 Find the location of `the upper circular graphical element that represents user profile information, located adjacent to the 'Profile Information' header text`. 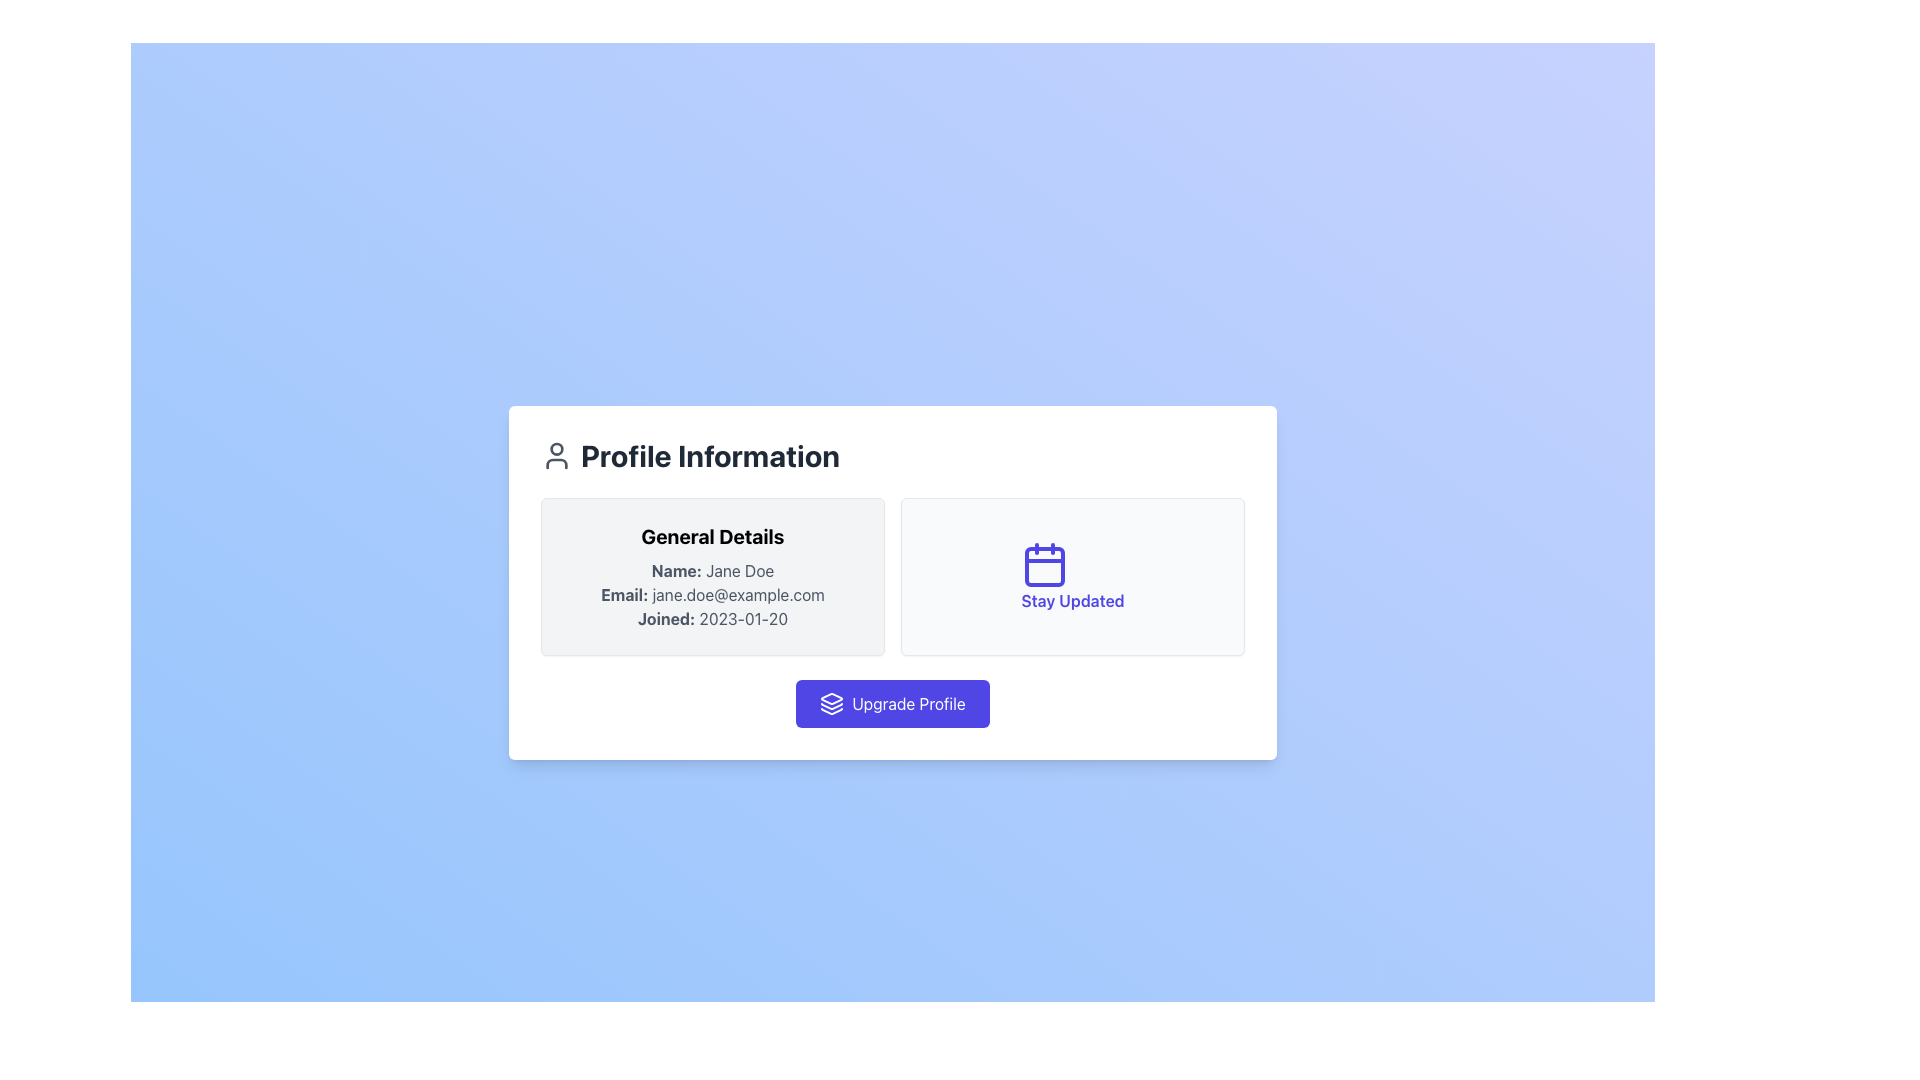

the upper circular graphical element that represents user profile information, located adjacent to the 'Profile Information' header text is located at coordinates (556, 447).